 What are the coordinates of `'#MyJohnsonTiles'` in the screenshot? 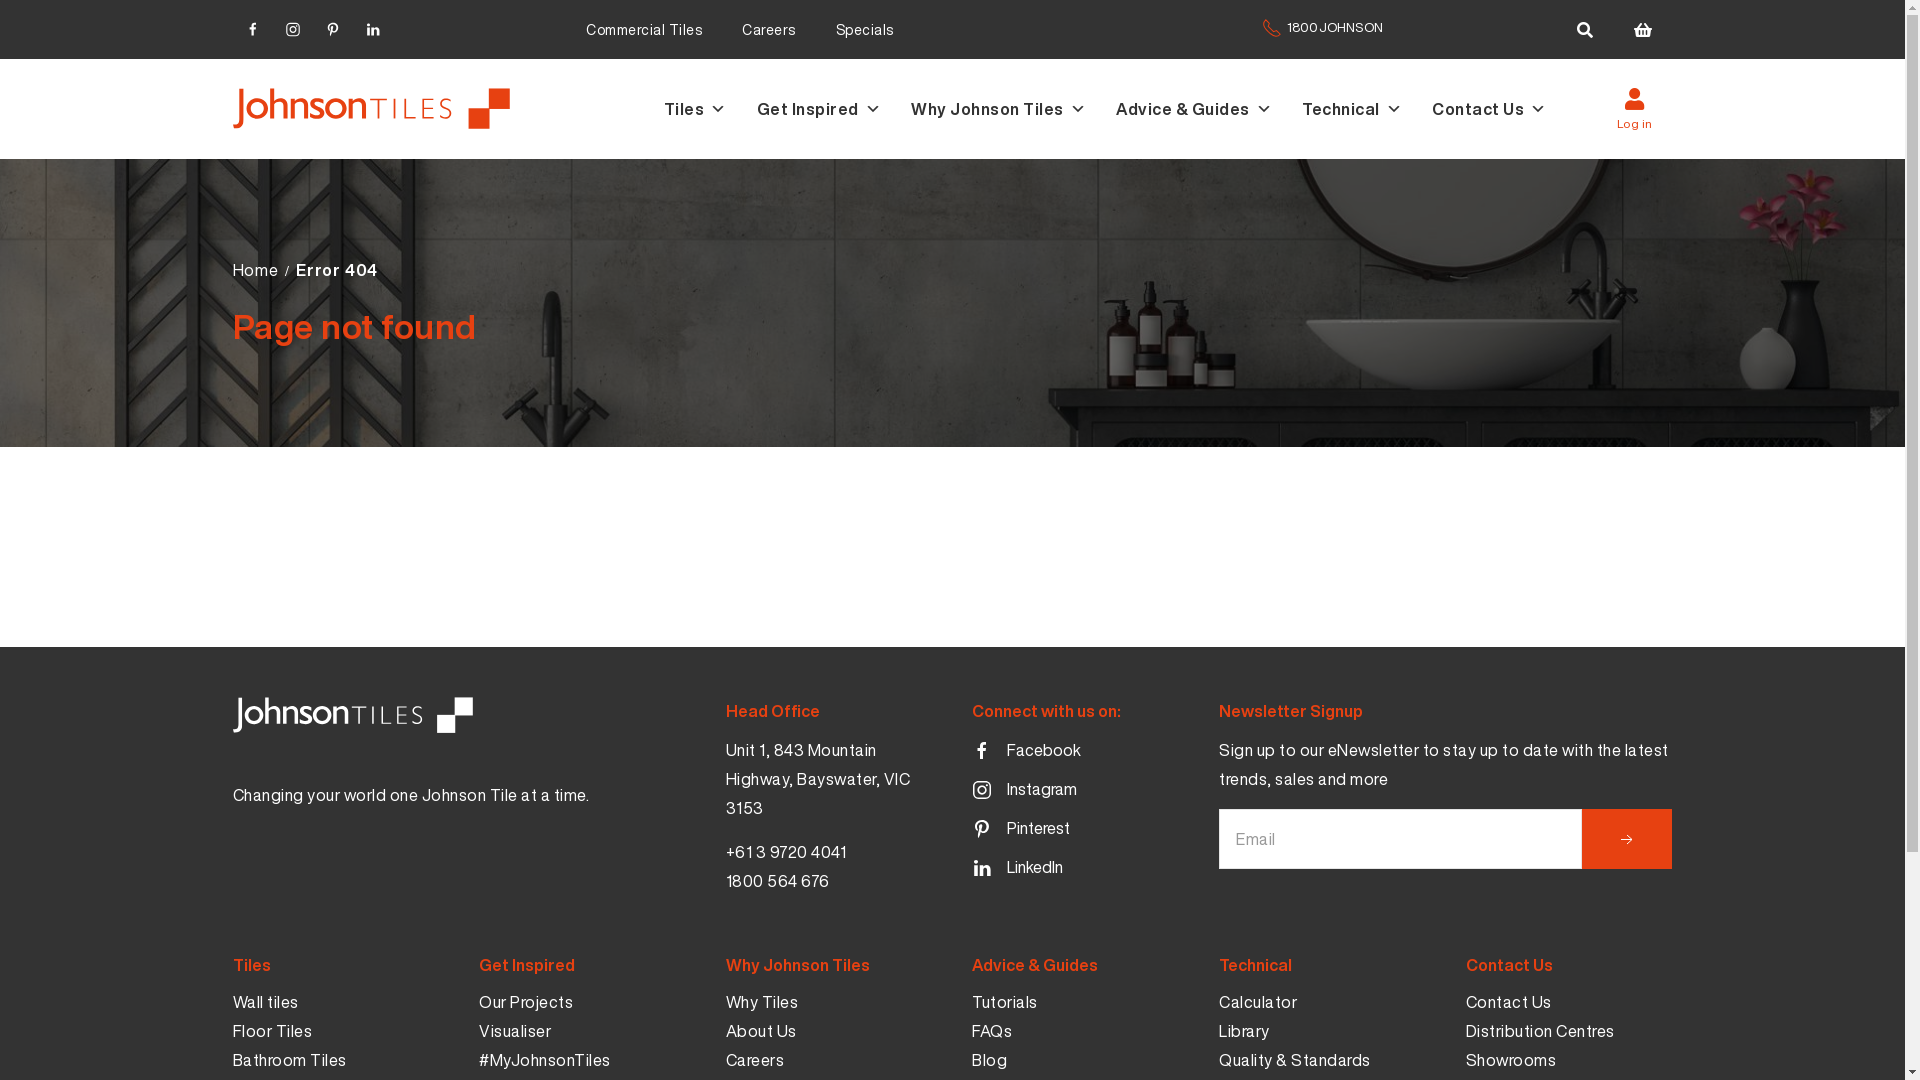 It's located at (545, 1059).